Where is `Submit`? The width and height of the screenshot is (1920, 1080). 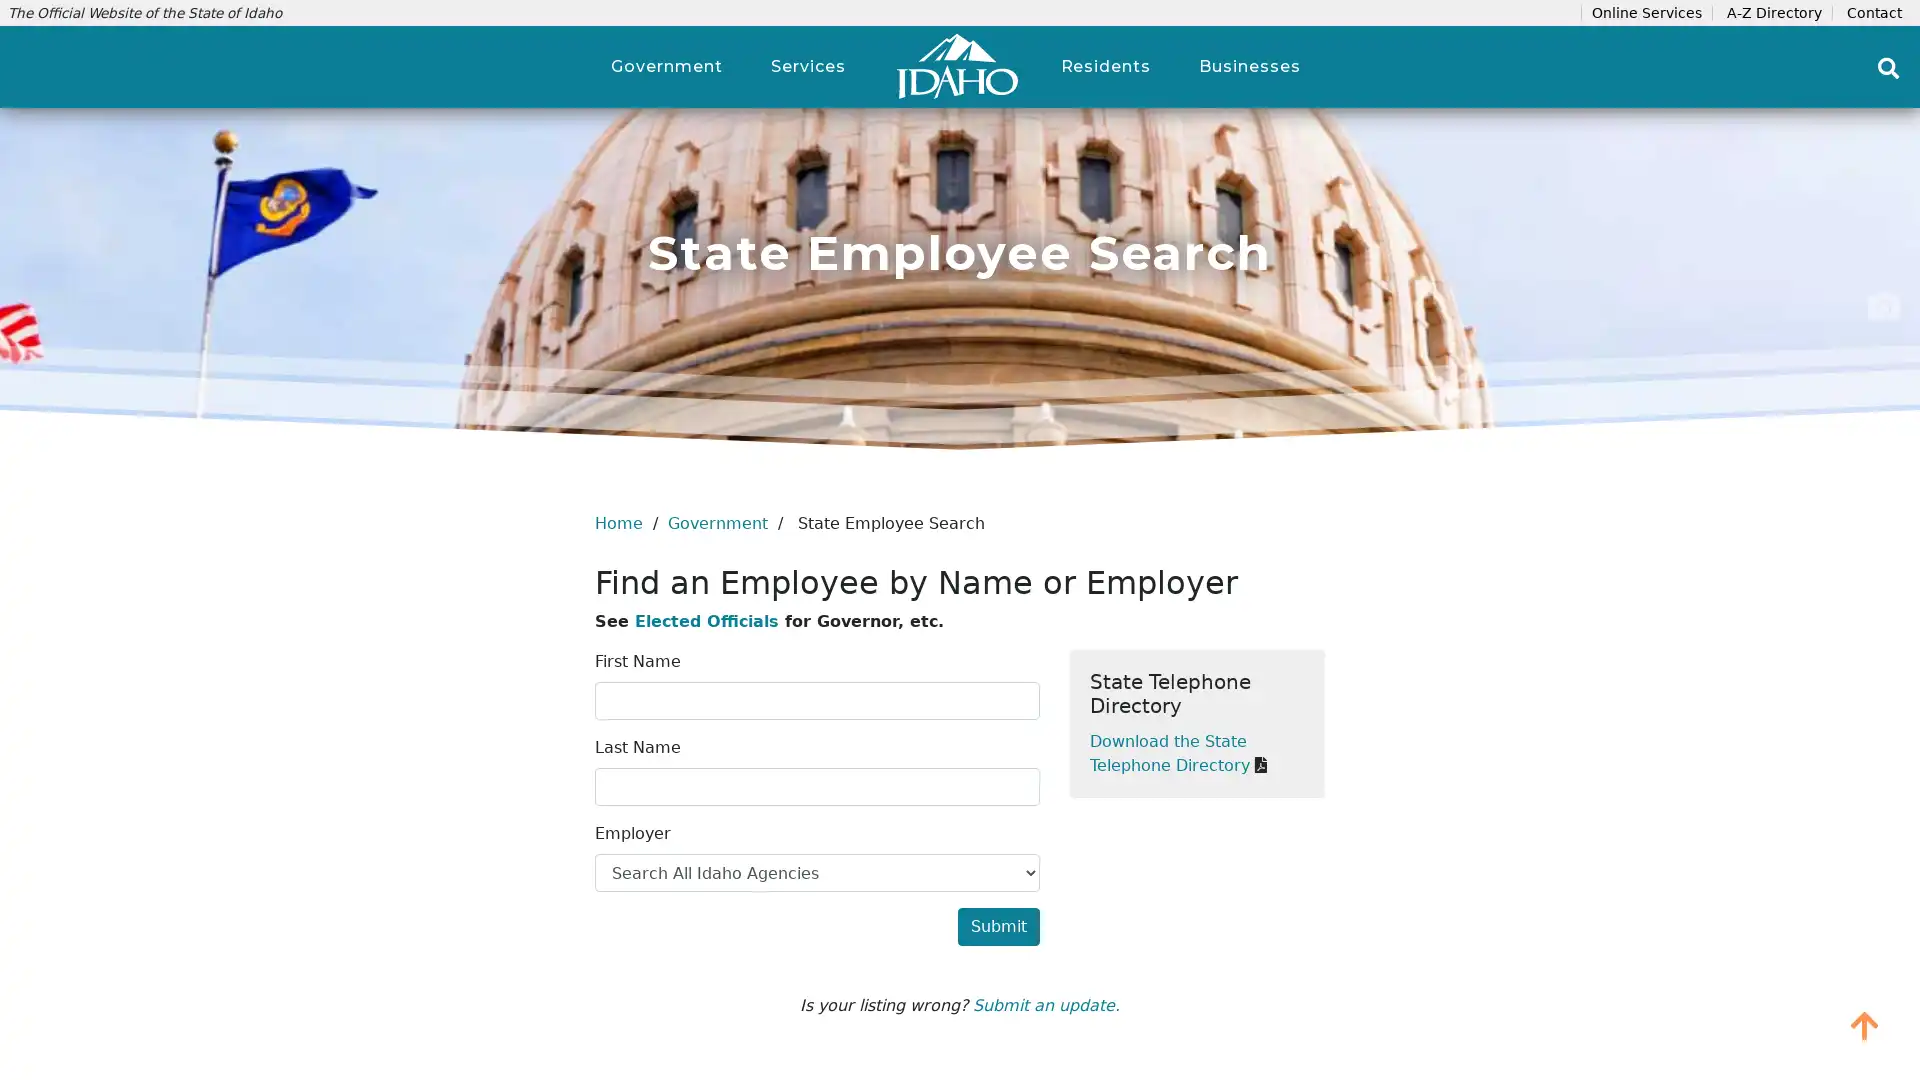 Submit is located at coordinates (998, 926).